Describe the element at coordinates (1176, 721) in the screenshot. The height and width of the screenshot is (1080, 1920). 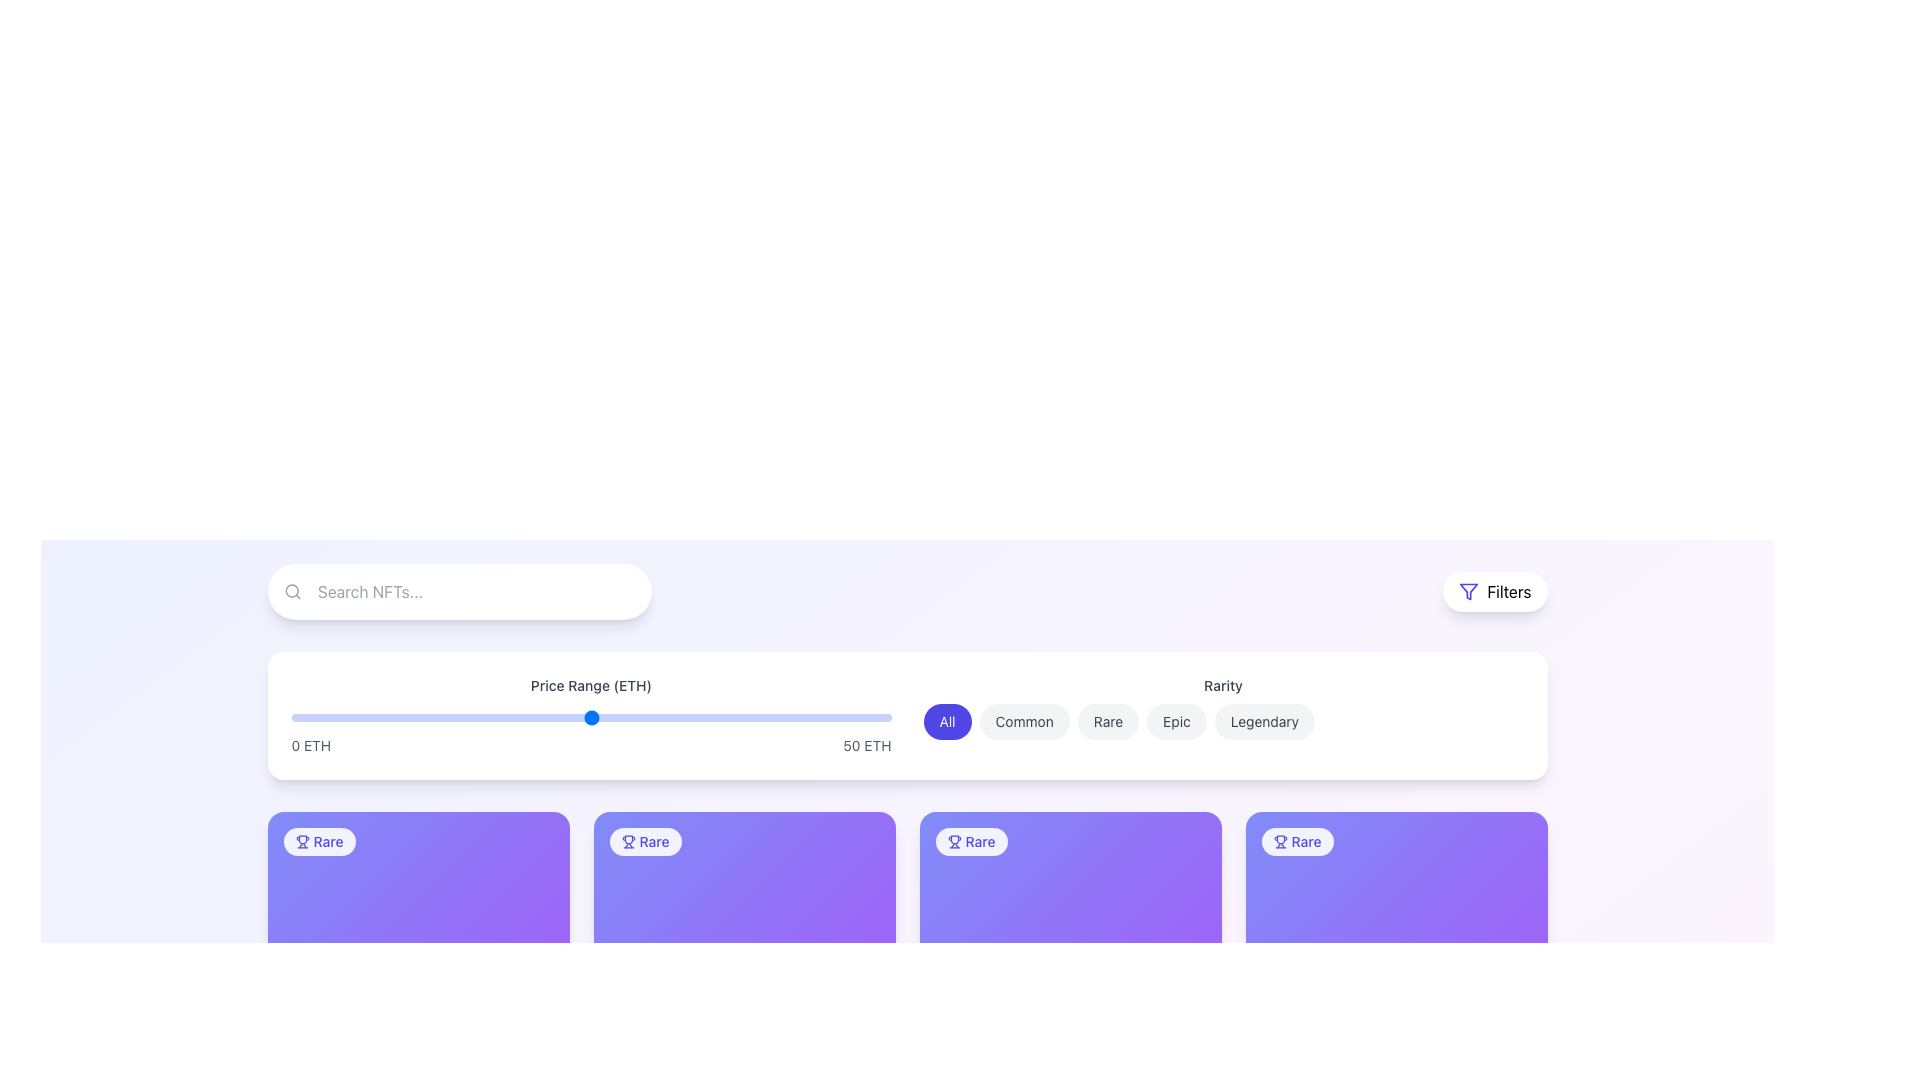
I see `the 'Epic' rarity filter button, which is the fourth button in the group under the 'Rarity' section` at that location.